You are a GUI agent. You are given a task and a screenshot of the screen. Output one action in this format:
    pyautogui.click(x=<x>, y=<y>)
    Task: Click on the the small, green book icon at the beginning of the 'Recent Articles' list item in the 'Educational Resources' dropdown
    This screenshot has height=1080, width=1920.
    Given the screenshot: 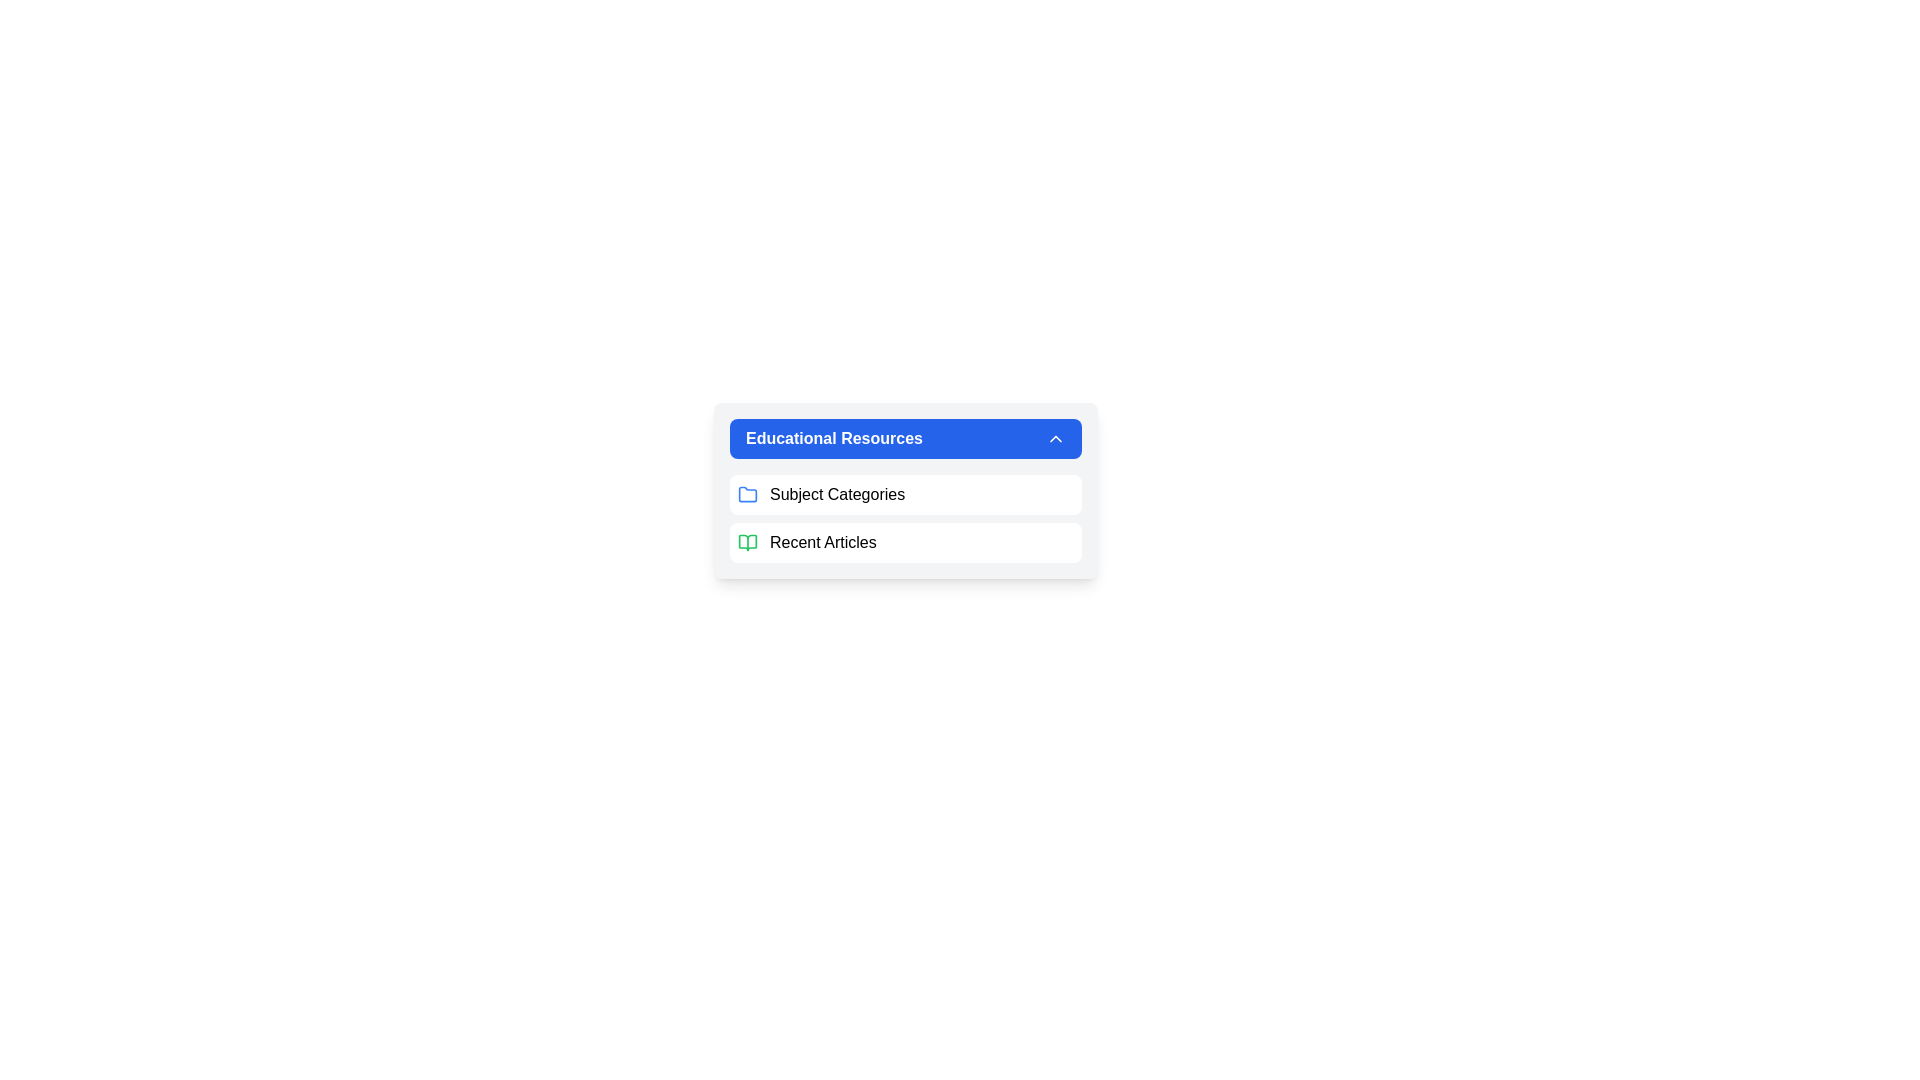 What is the action you would take?
    pyautogui.click(x=747, y=543)
    